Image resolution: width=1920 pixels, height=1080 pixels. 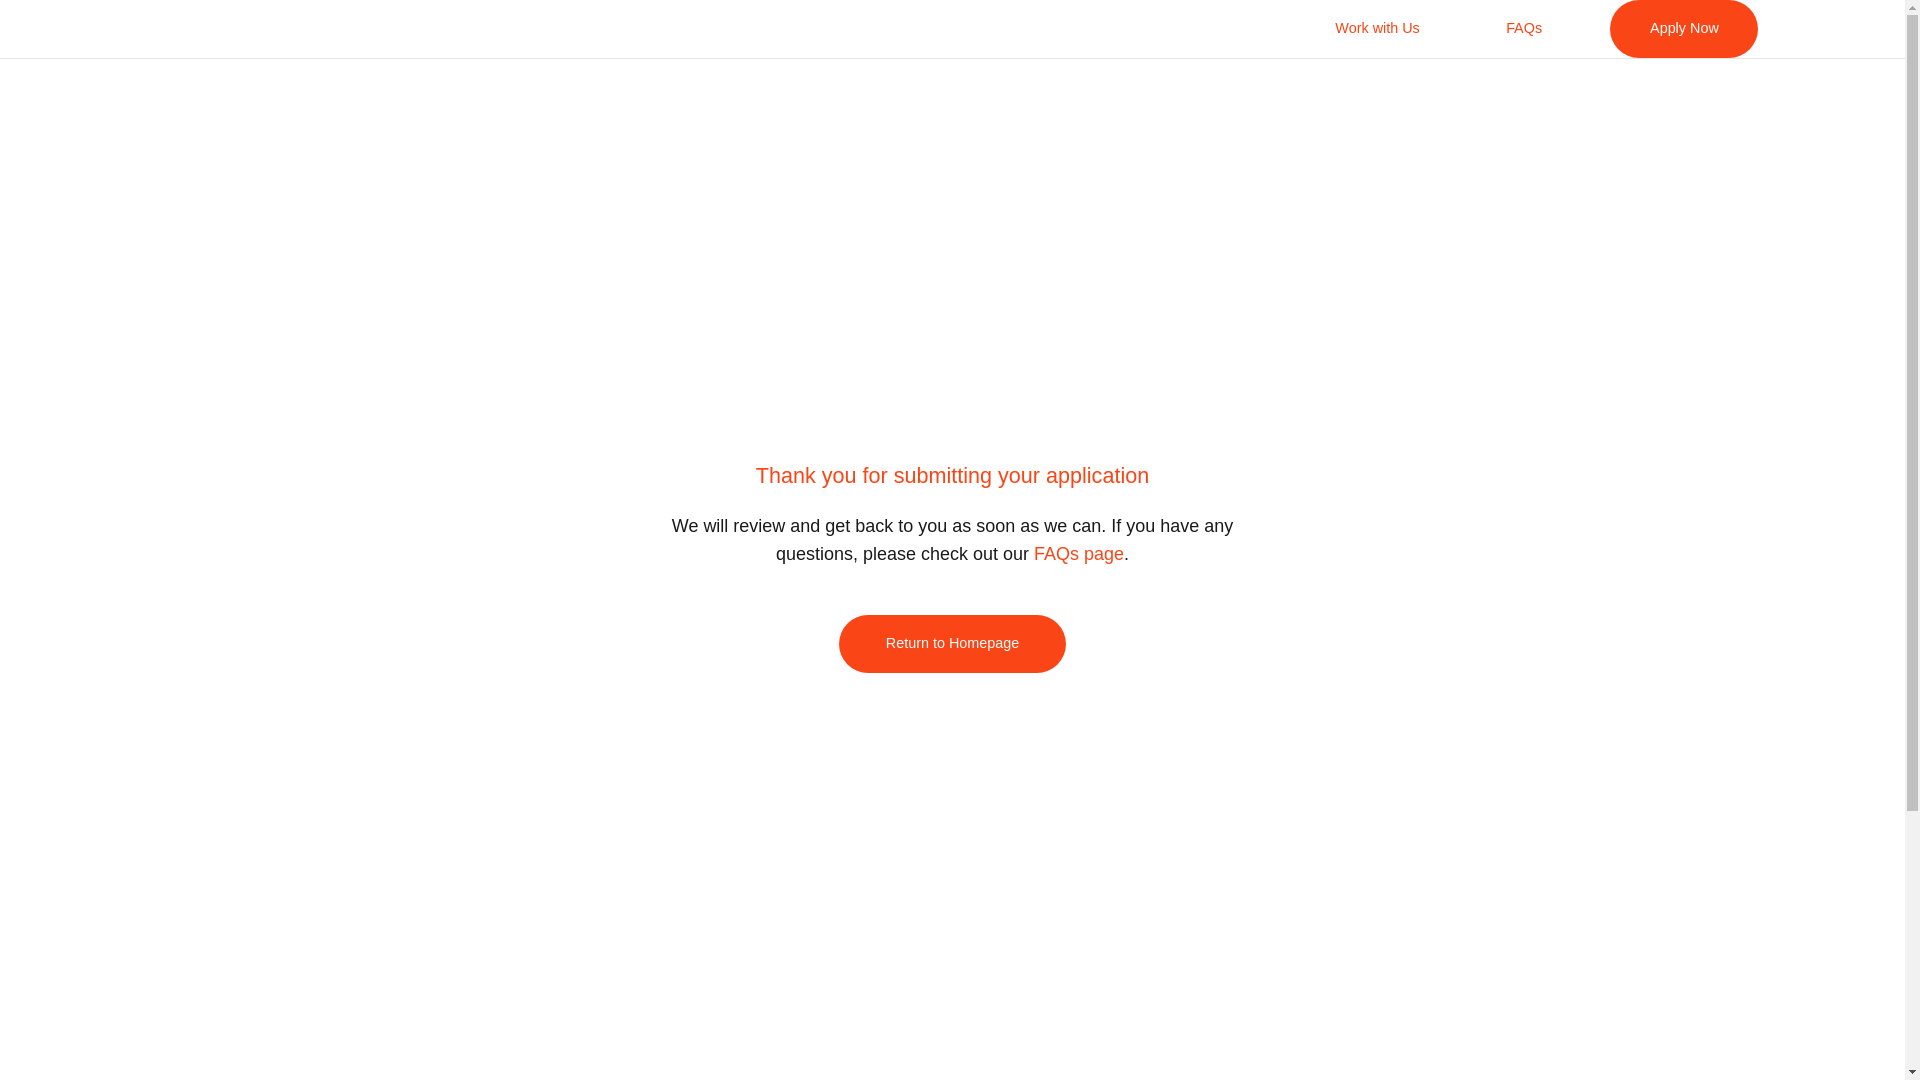 I want to click on 'FAQs page', so click(x=1078, y=554).